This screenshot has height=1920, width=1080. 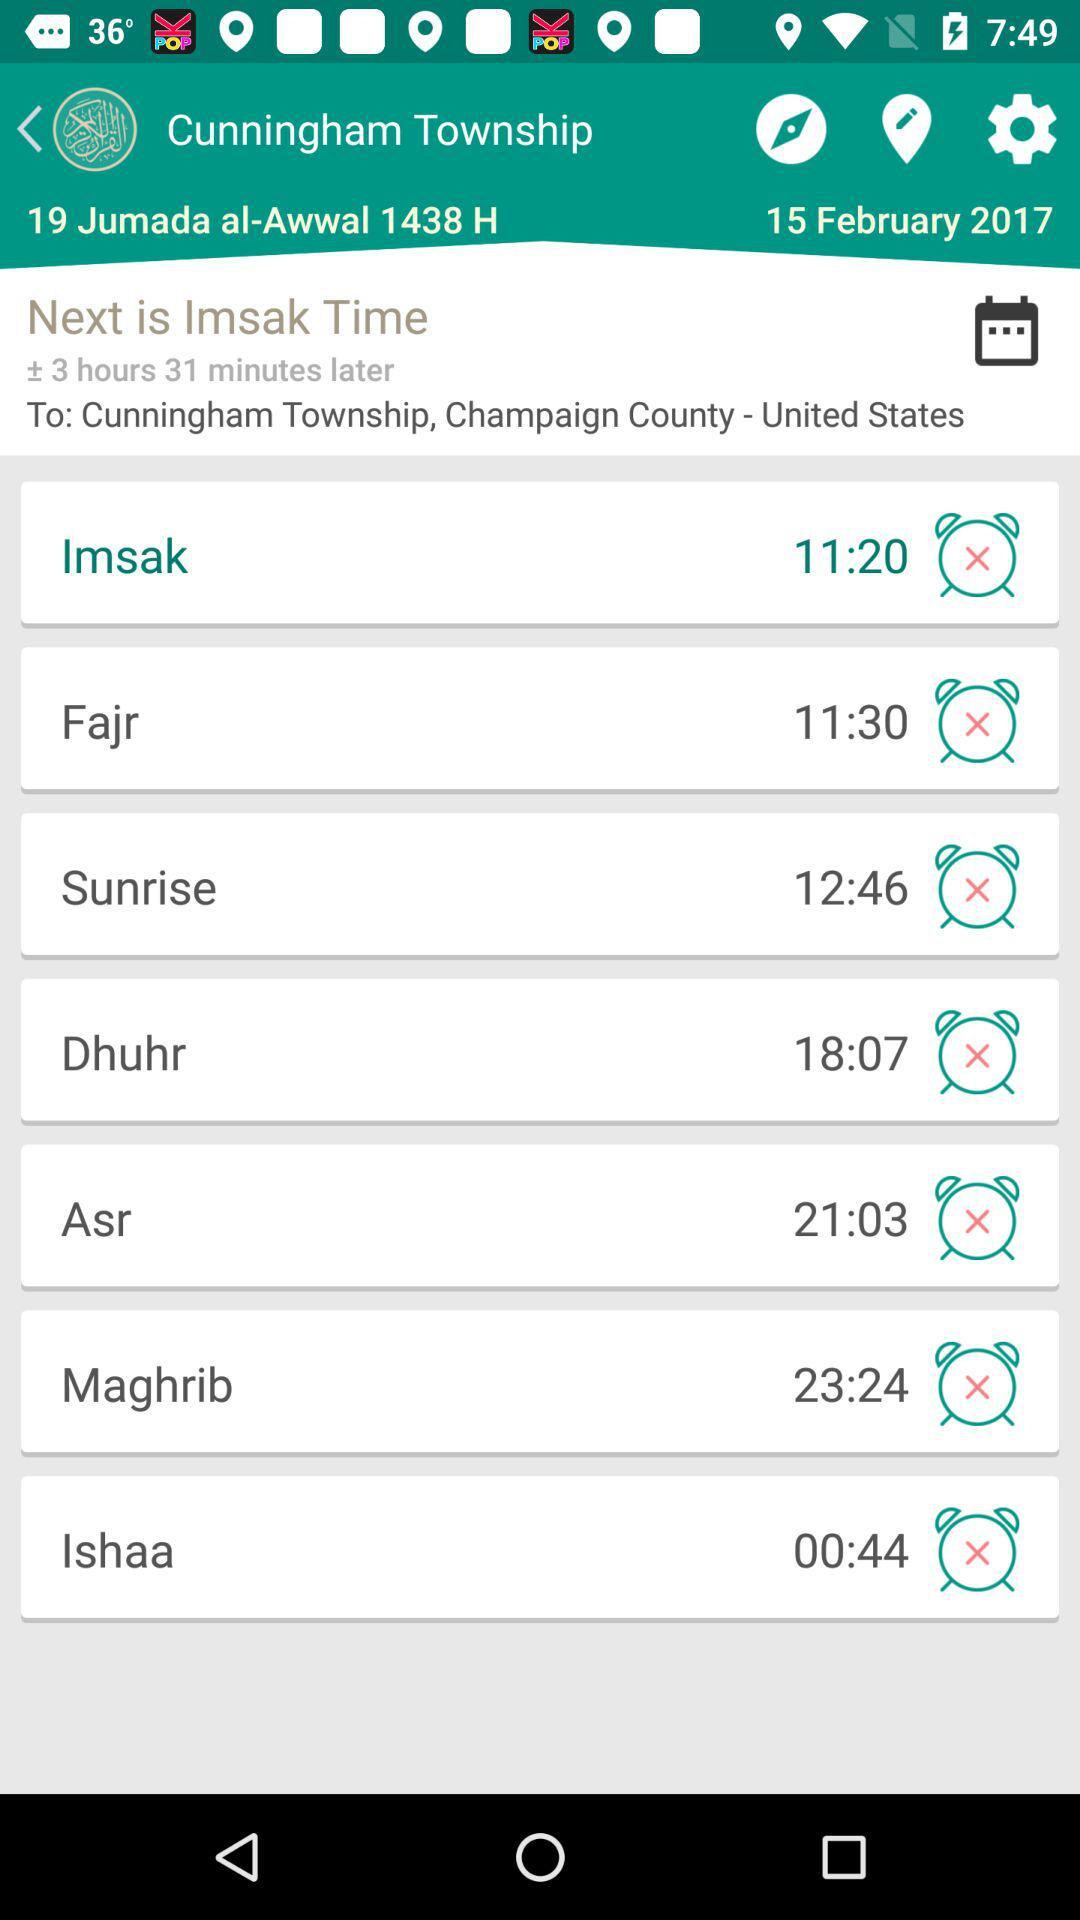 I want to click on the settings icon, so click(x=1022, y=127).